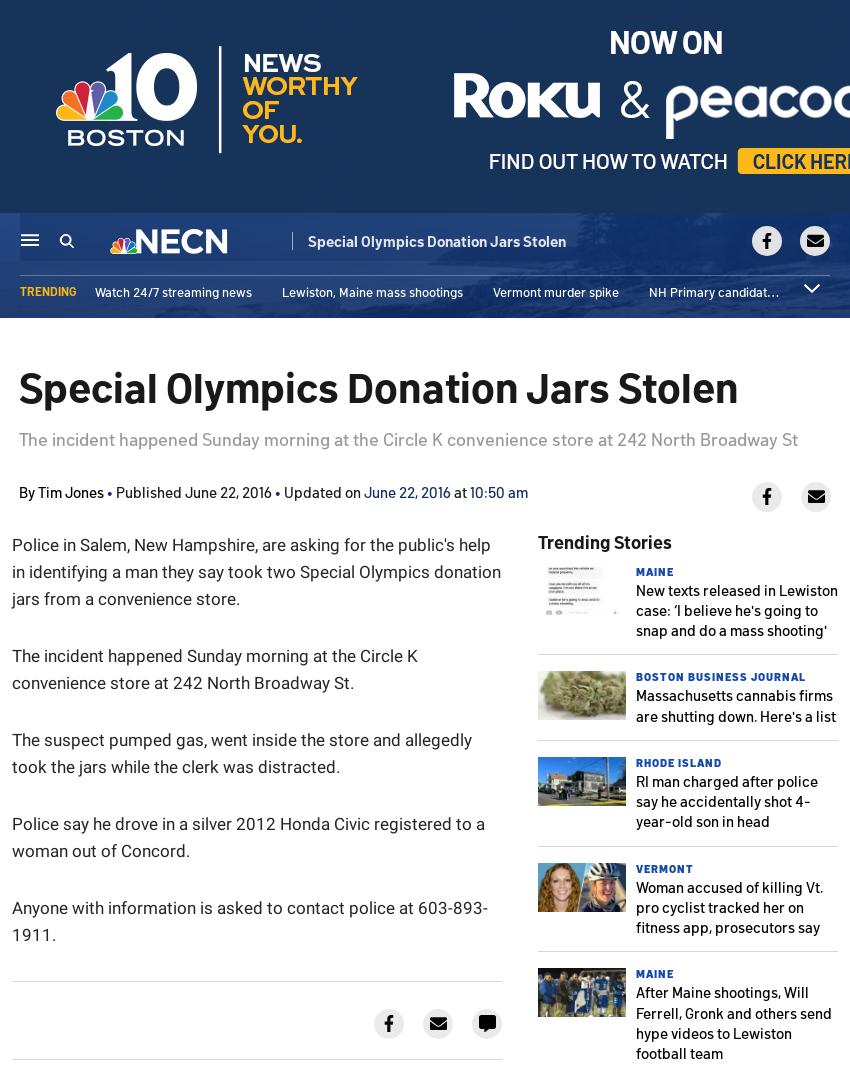 This screenshot has width=850, height=1068. What do you see at coordinates (634, 904) in the screenshot?
I see `'Woman accused of killing Vt. pro cyclist tracked her on fitness app, prosecutors say'` at bounding box center [634, 904].